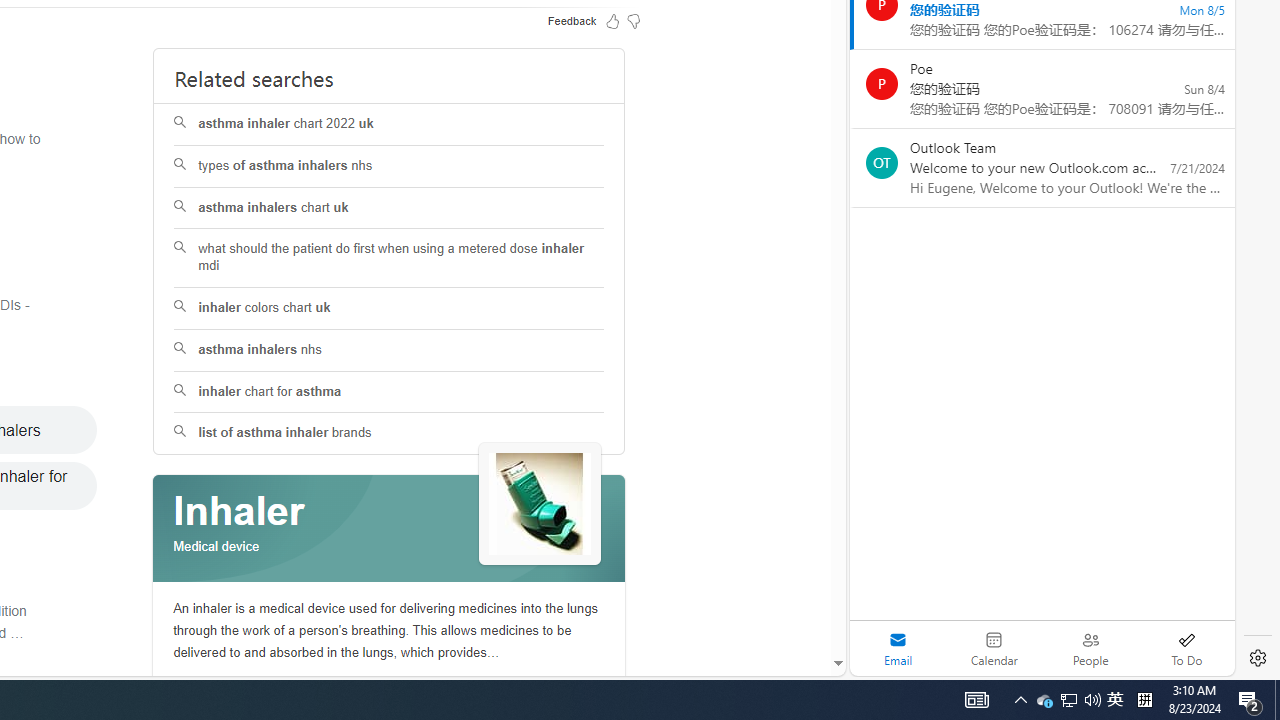  Describe the element at coordinates (389, 349) in the screenshot. I see `'asthma inhalers nhs'` at that location.